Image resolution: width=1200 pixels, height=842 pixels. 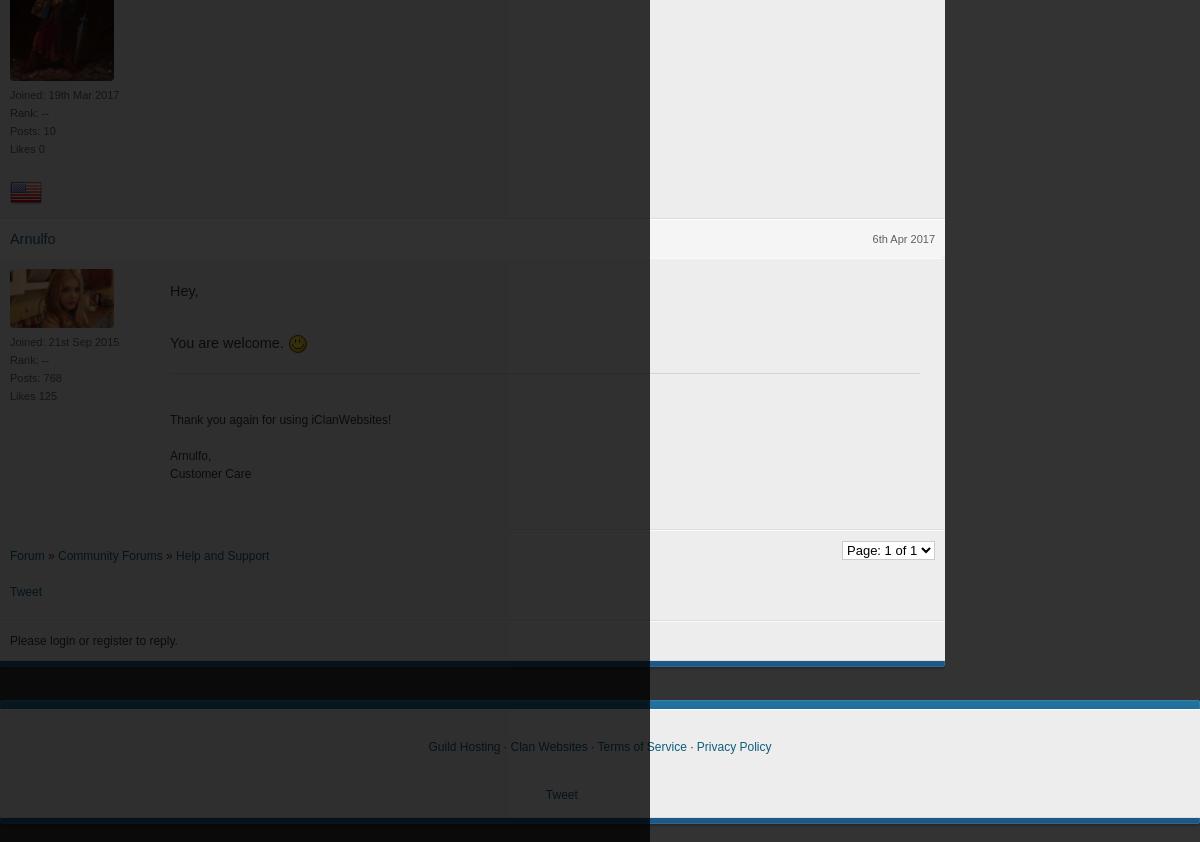 I want to click on 'Hey,', so click(x=182, y=290).